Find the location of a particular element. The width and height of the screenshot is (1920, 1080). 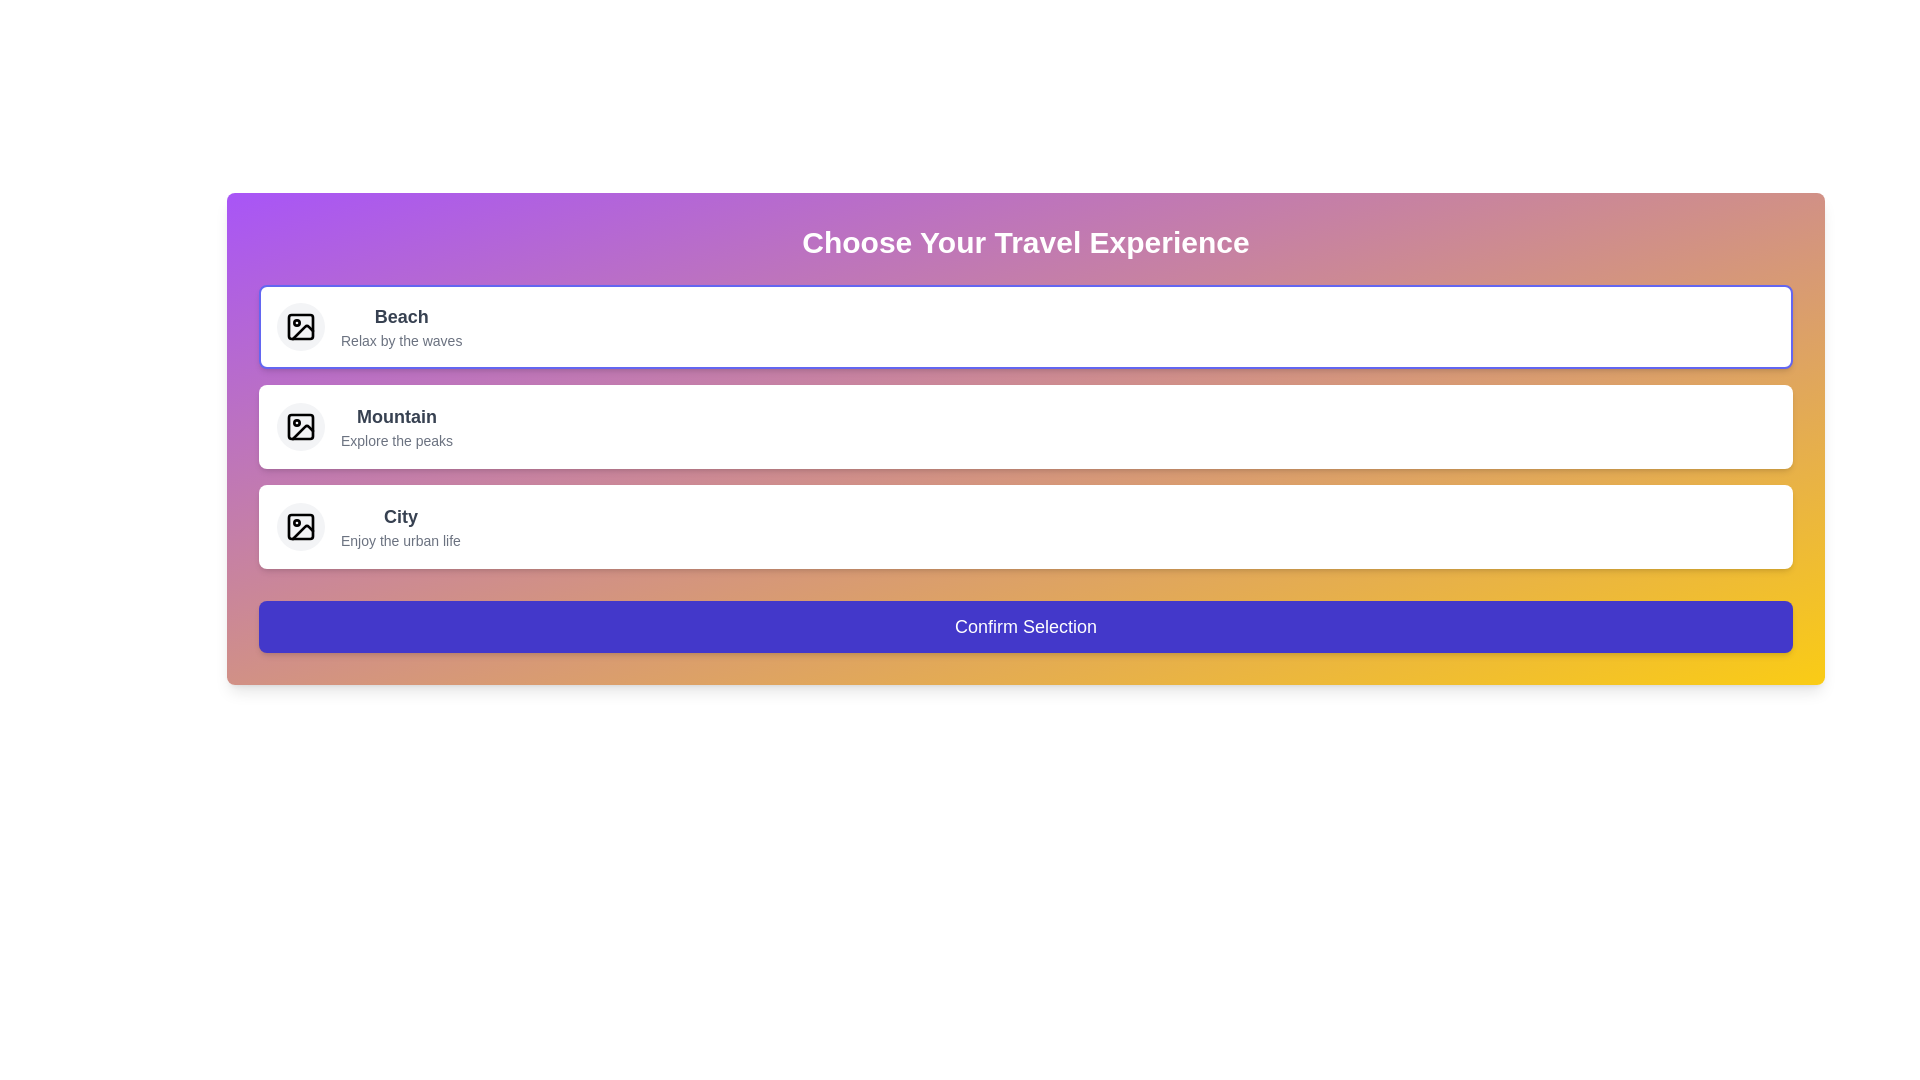

the circular icon with a light gray background that features an outlined image symbol representing a sun or moon, located to the left of the text 'Mountain' and 'Explore the peaks' is located at coordinates (300, 426).